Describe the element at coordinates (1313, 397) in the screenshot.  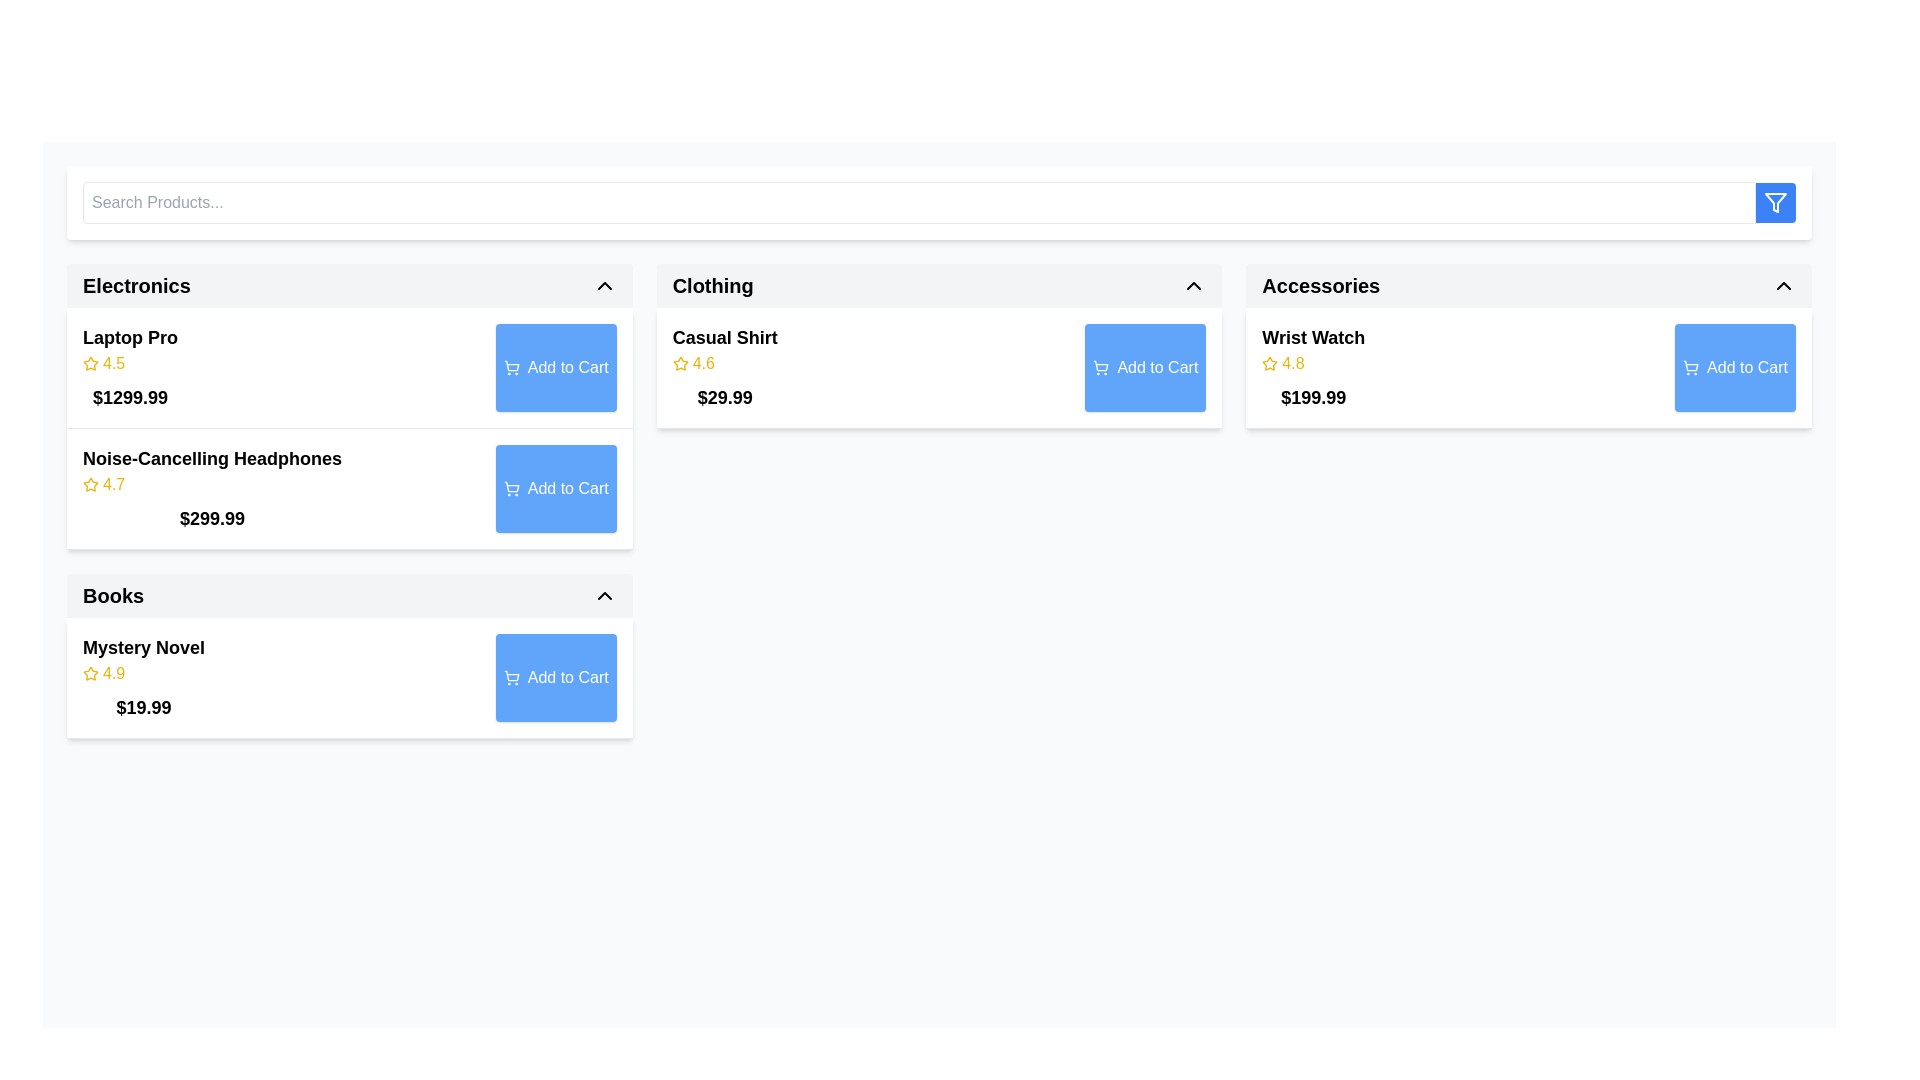
I see `the price display of the item 'Wrist Watch', which is located below the text 'Wrist Watch' and the rating '4.8' in the 'Accessories' section` at that location.